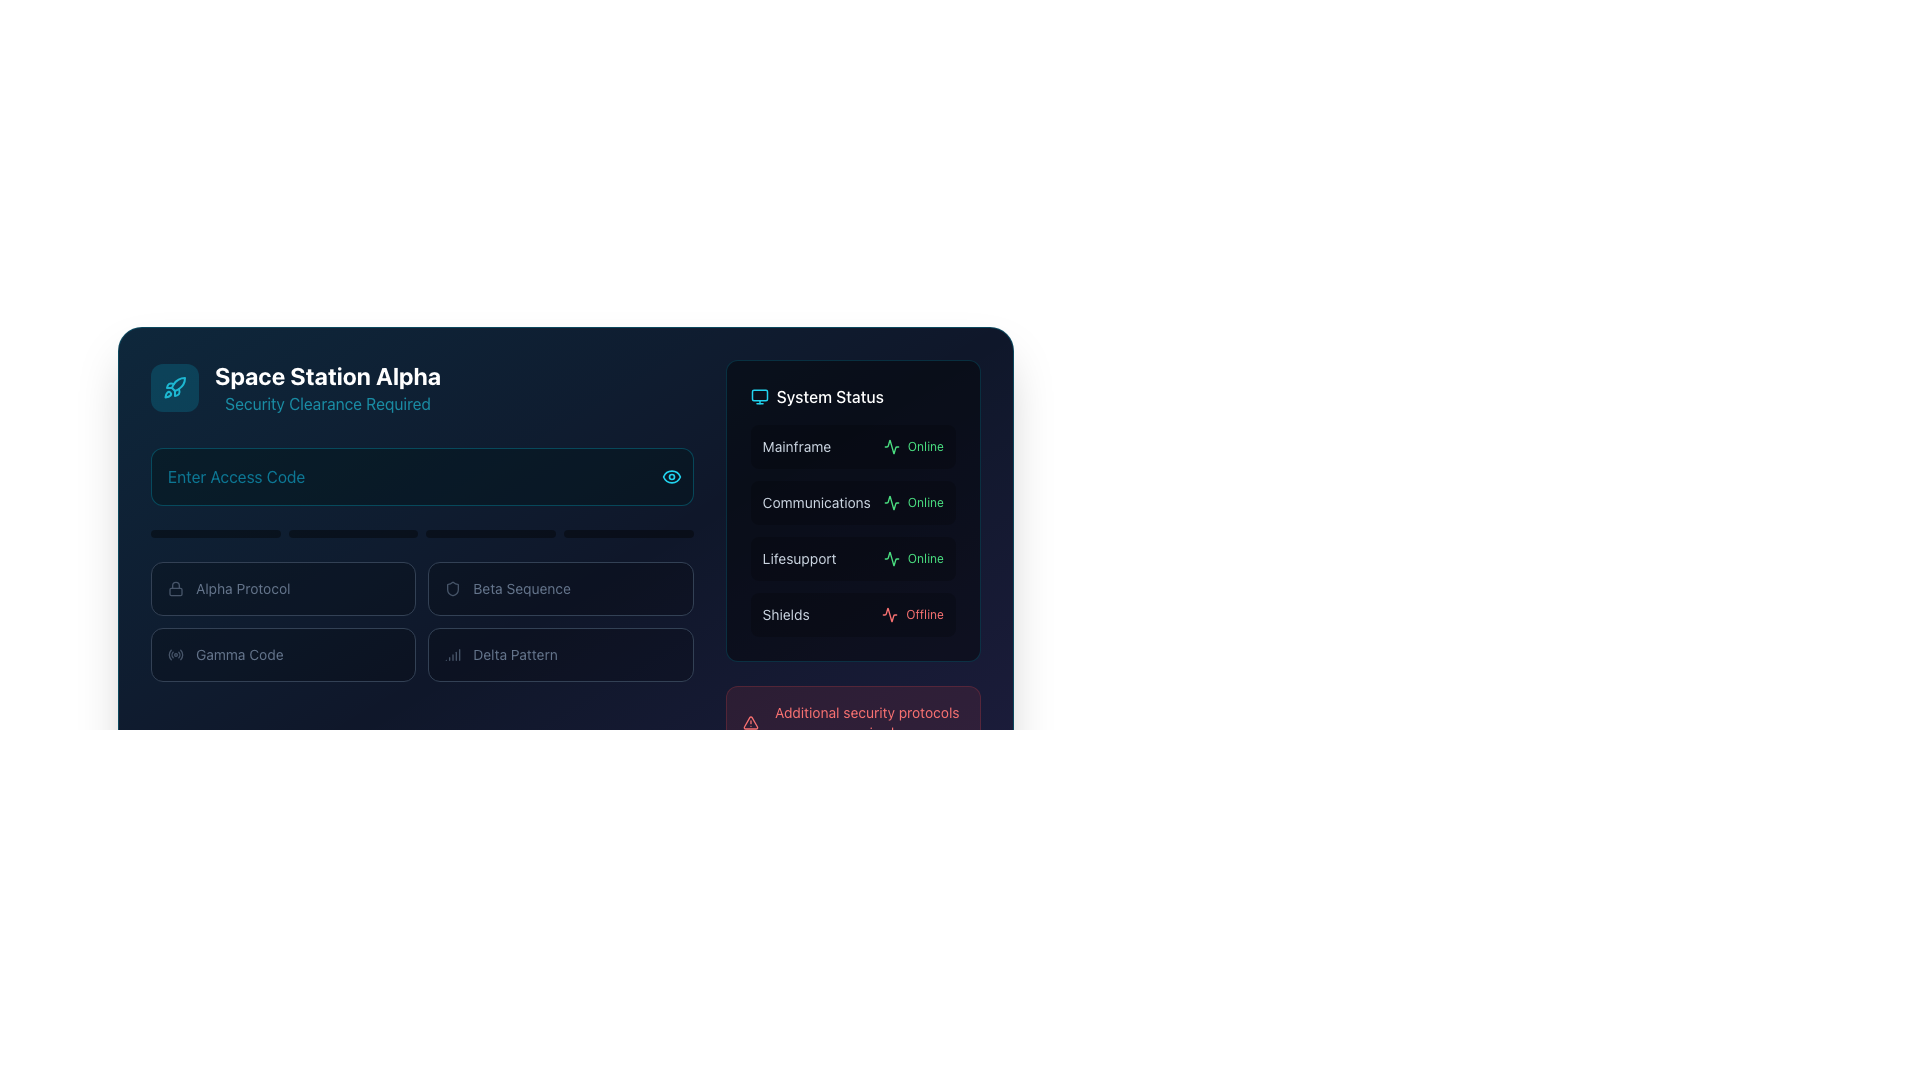  I want to click on the decorative subtitle indicating that a security clearance is needed, located directly below the 'Space Station Alpha' title, so click(328, 404).